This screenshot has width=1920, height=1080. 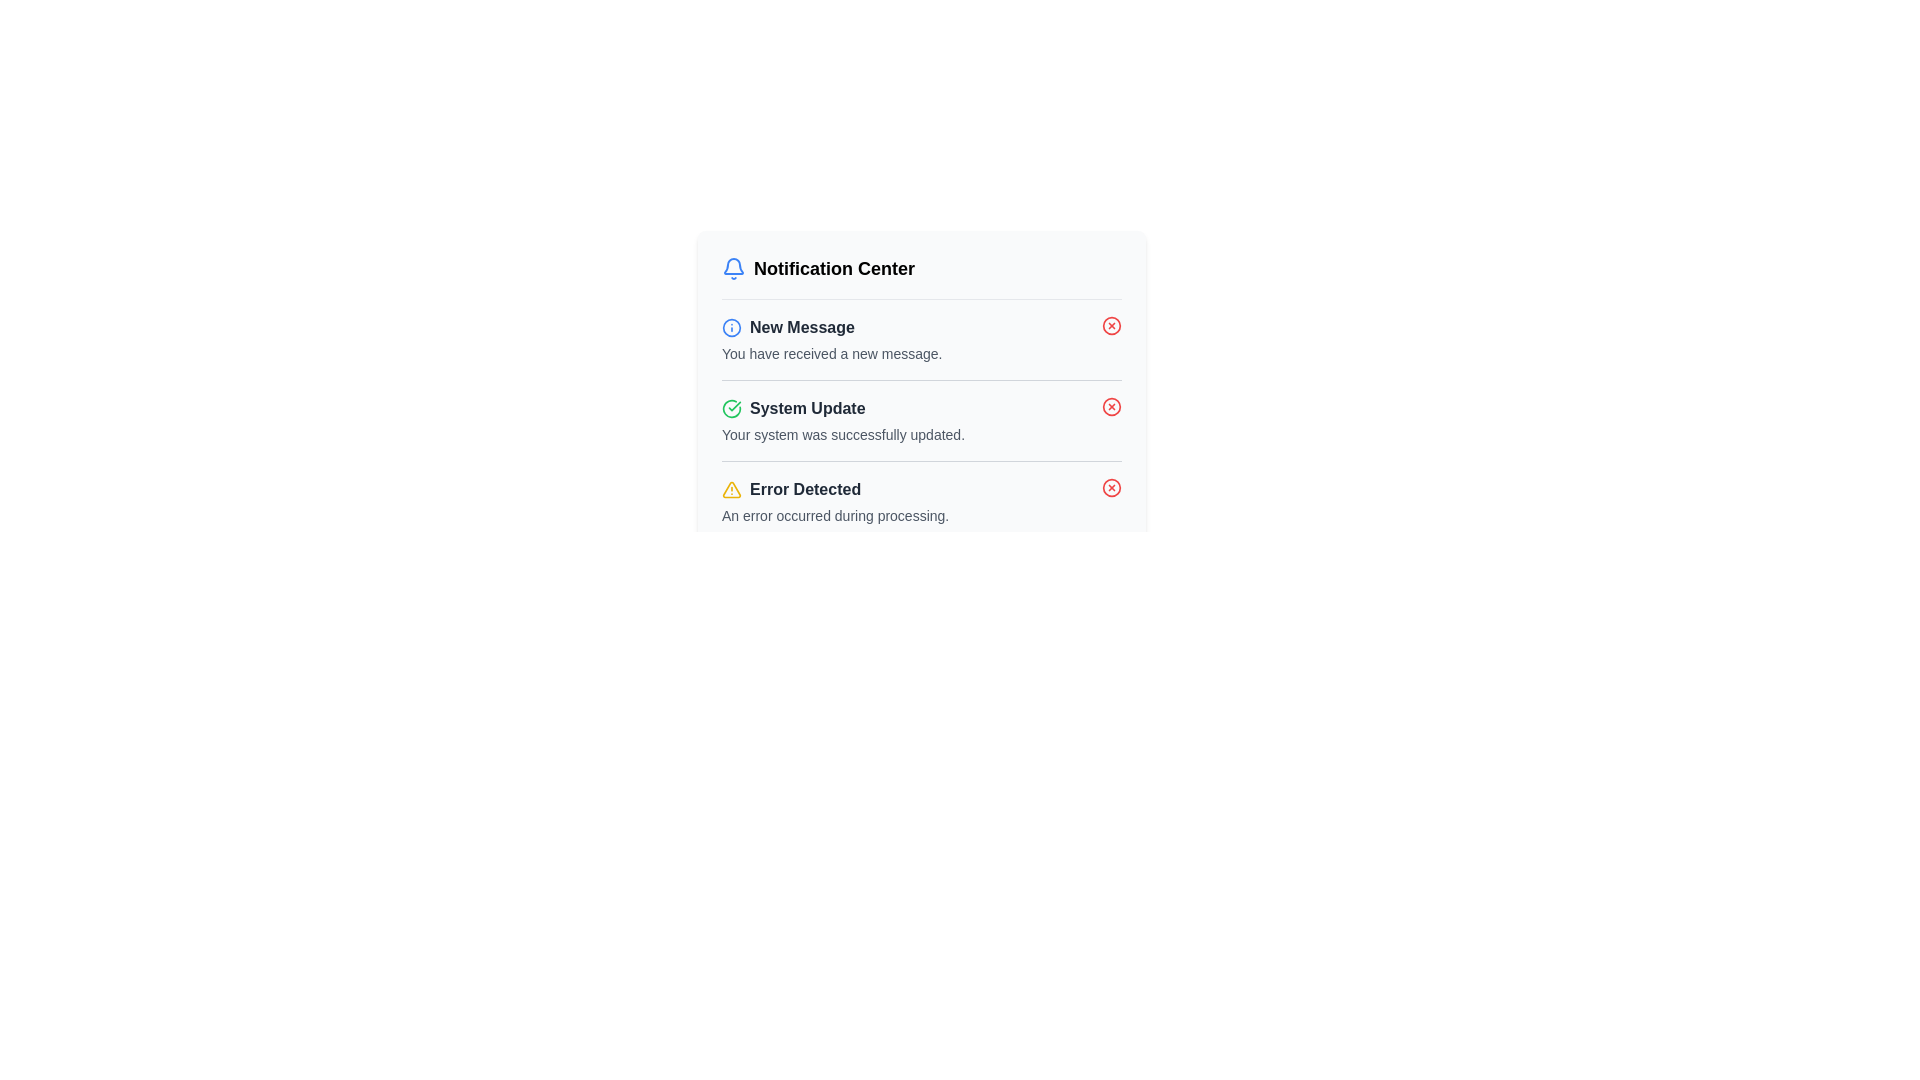 I want to click on the content of the 'New Message' text label, which is bold and dark gray, positioned below the 'Notification Center' heading, so click(x=802, y=326).